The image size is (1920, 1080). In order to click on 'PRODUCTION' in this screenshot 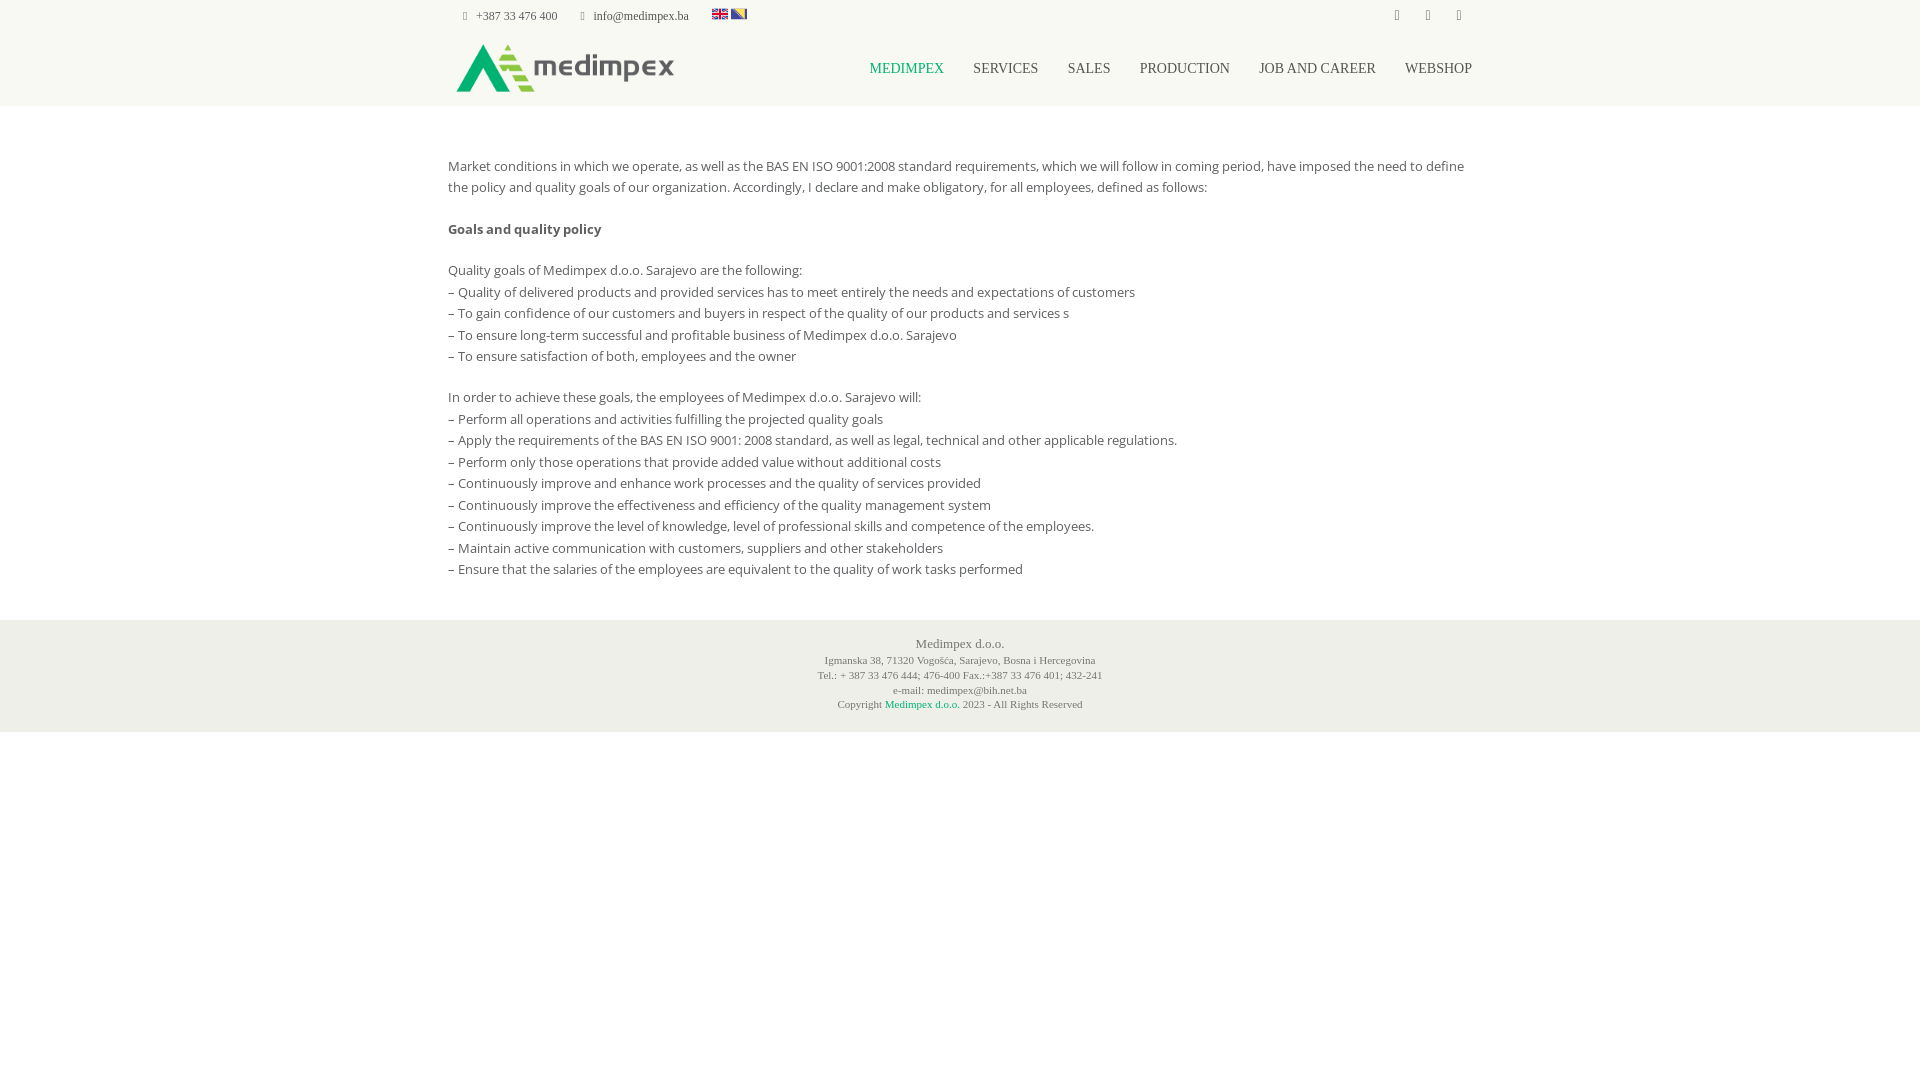, I will do `click(1185, 67)`.